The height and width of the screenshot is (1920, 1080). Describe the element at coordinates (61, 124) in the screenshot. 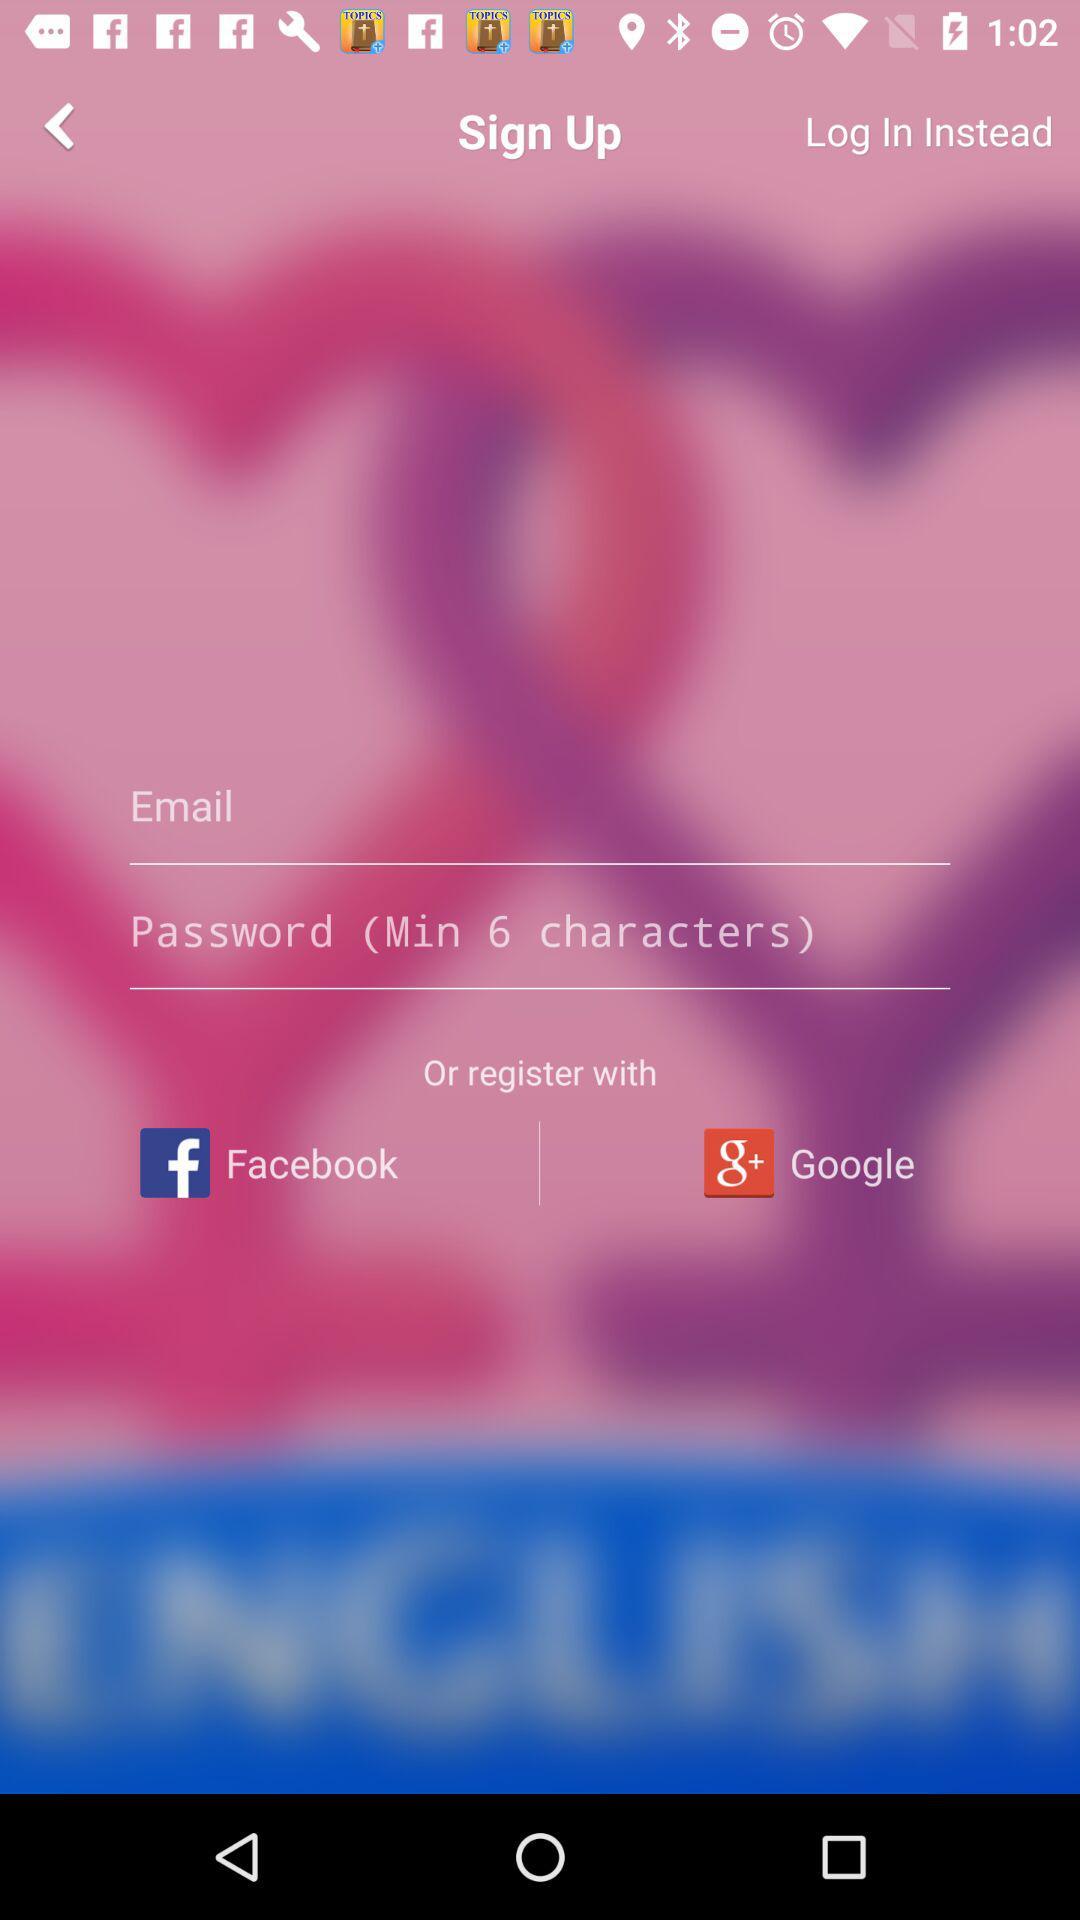

I see `back` at that location.